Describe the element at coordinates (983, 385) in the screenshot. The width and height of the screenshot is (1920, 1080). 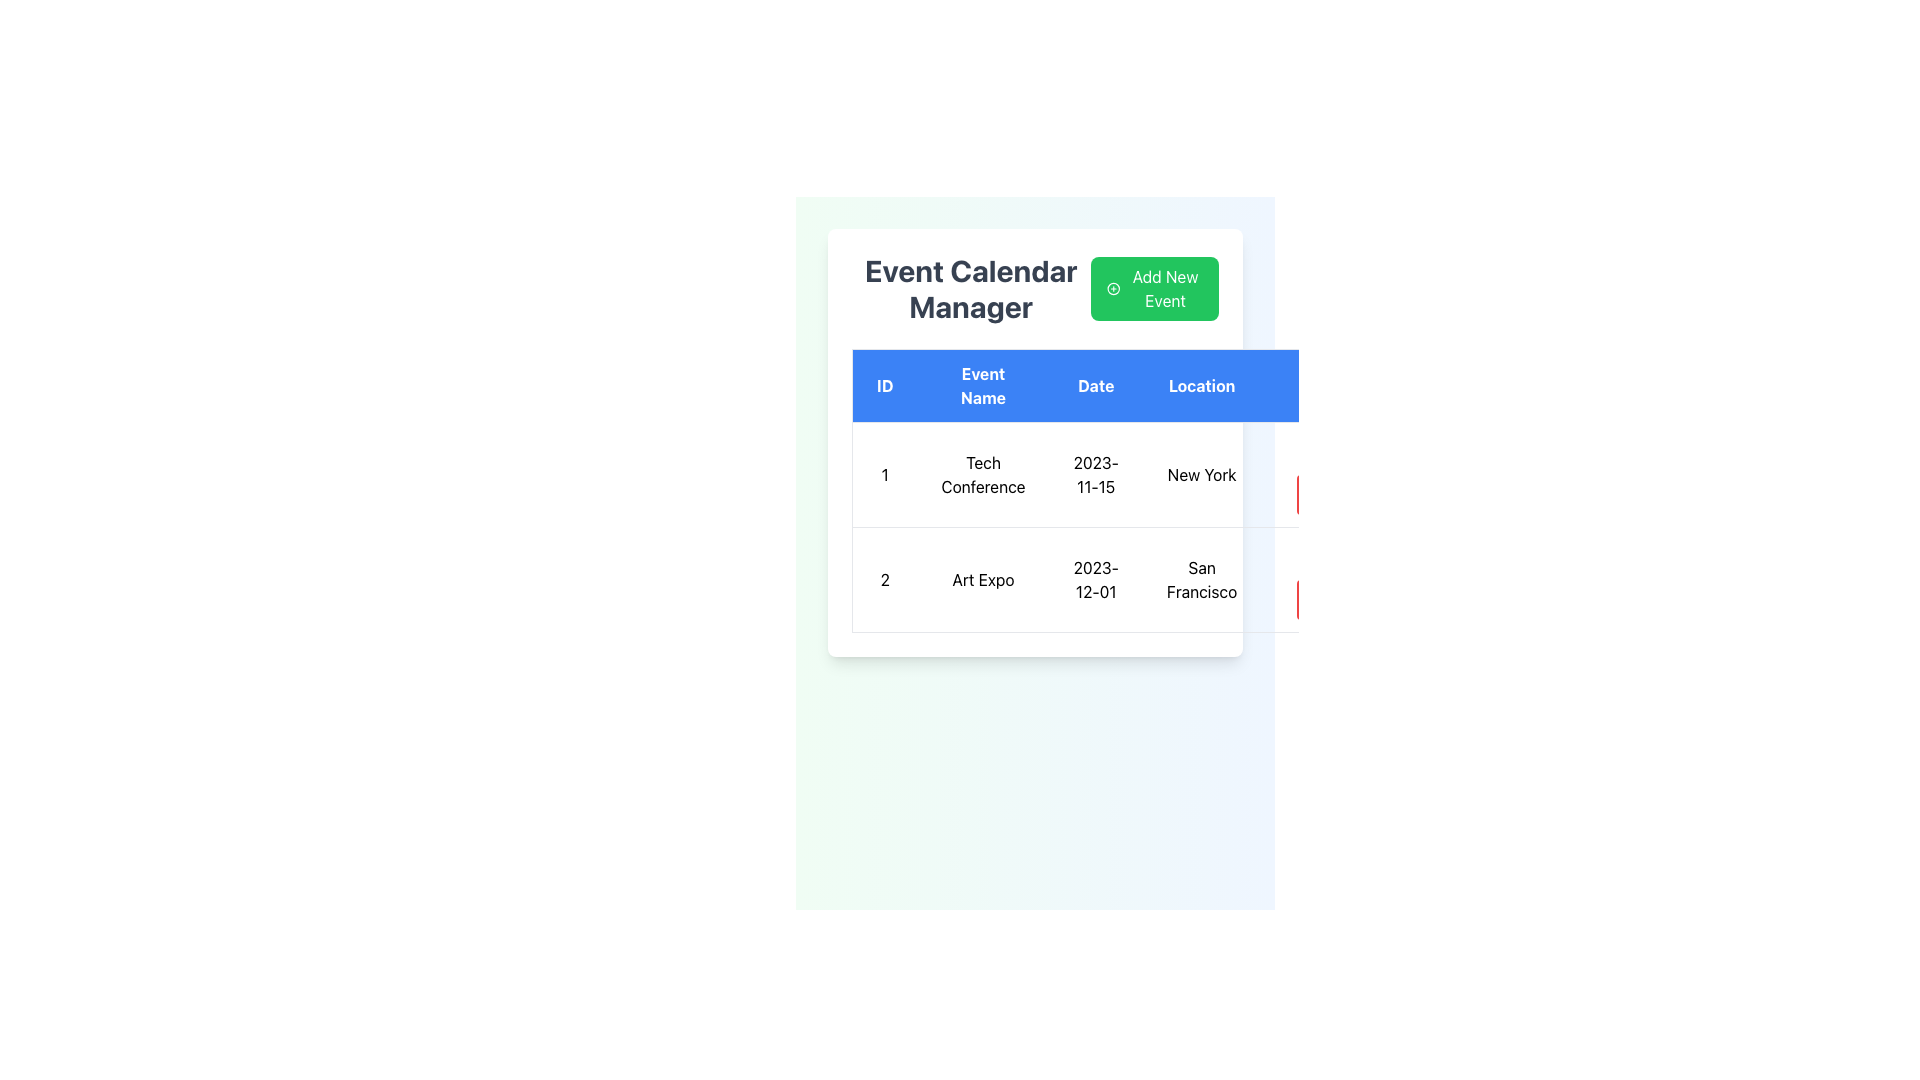
I see `the 'Event Name' header label in the table, which is the second label from the left, positioned between 'ID' and 'Date'` at that location.